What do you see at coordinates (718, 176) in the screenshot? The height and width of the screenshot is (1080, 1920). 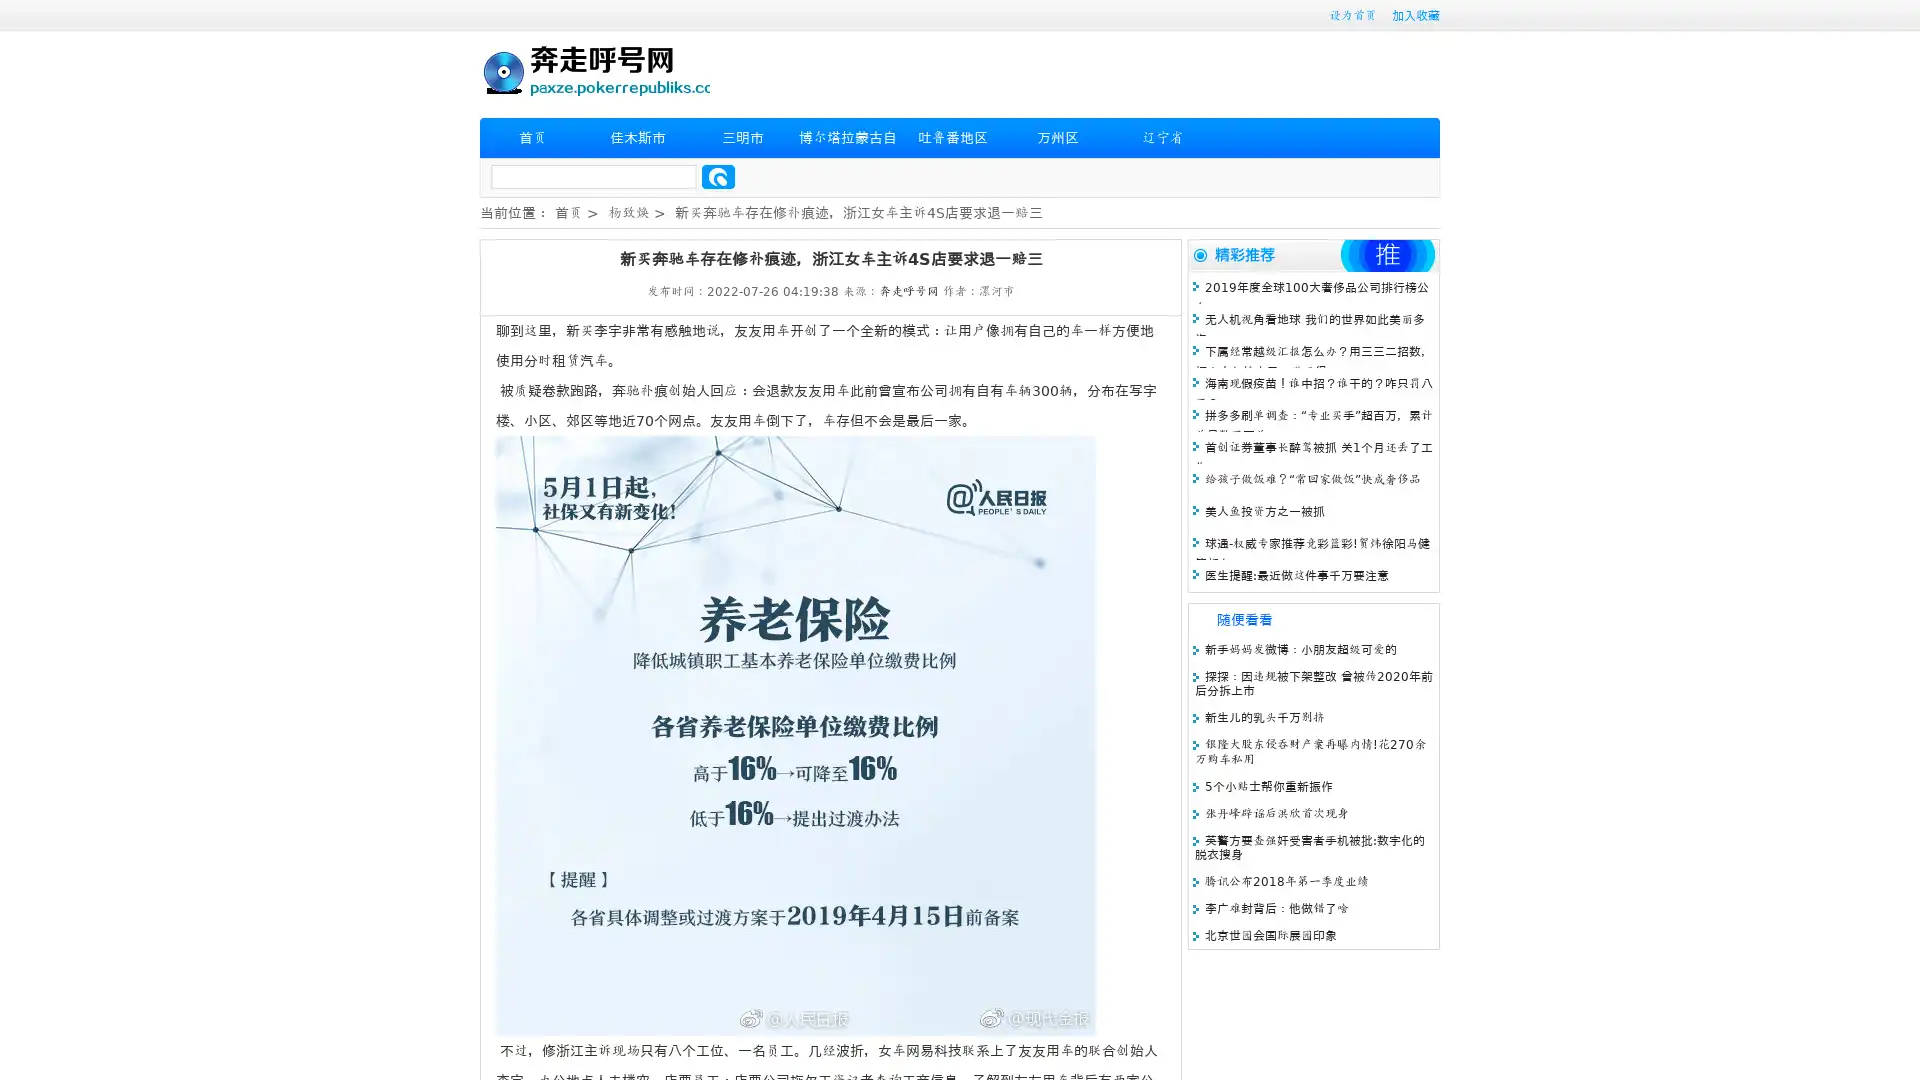 I see `Search` at bounding box center [718, 176].